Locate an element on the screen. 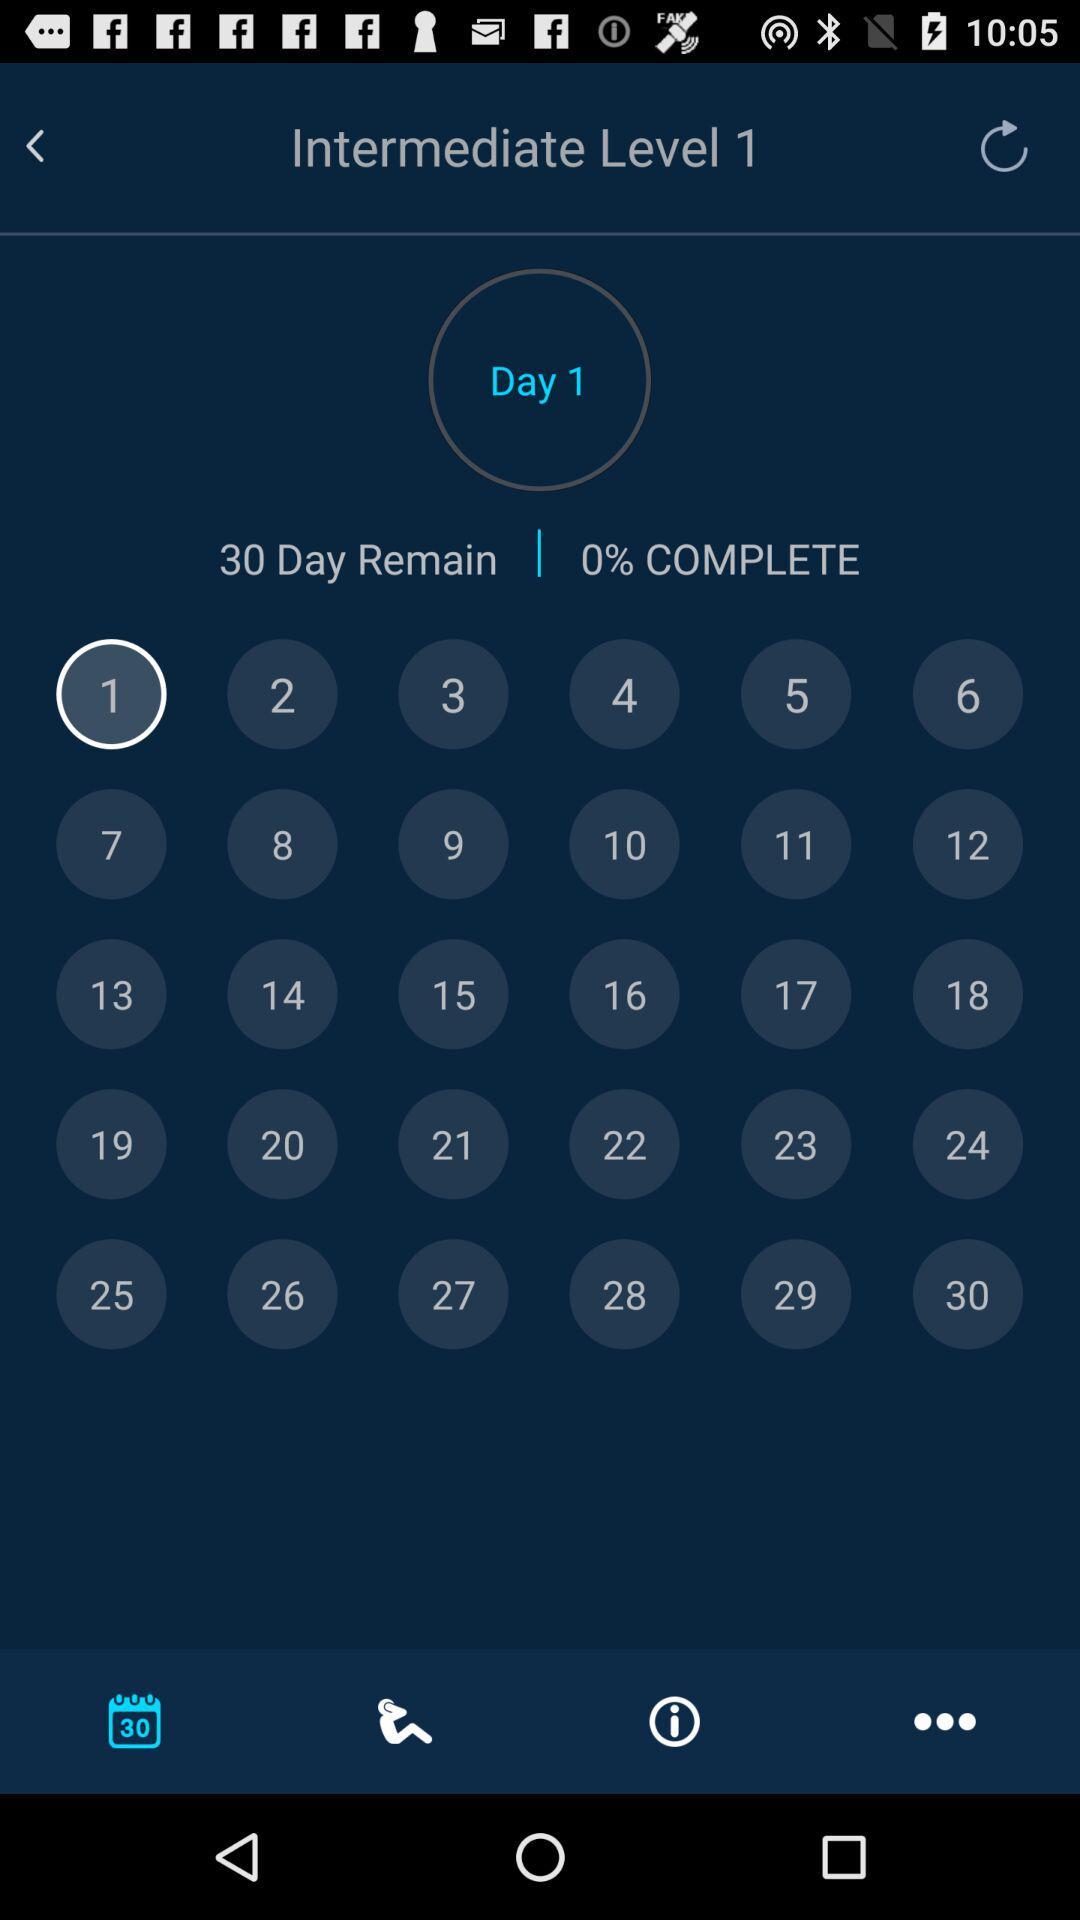 This screenshot has width=1080, height=1920. twenty-seven number is located at coordinates (453, 1294).